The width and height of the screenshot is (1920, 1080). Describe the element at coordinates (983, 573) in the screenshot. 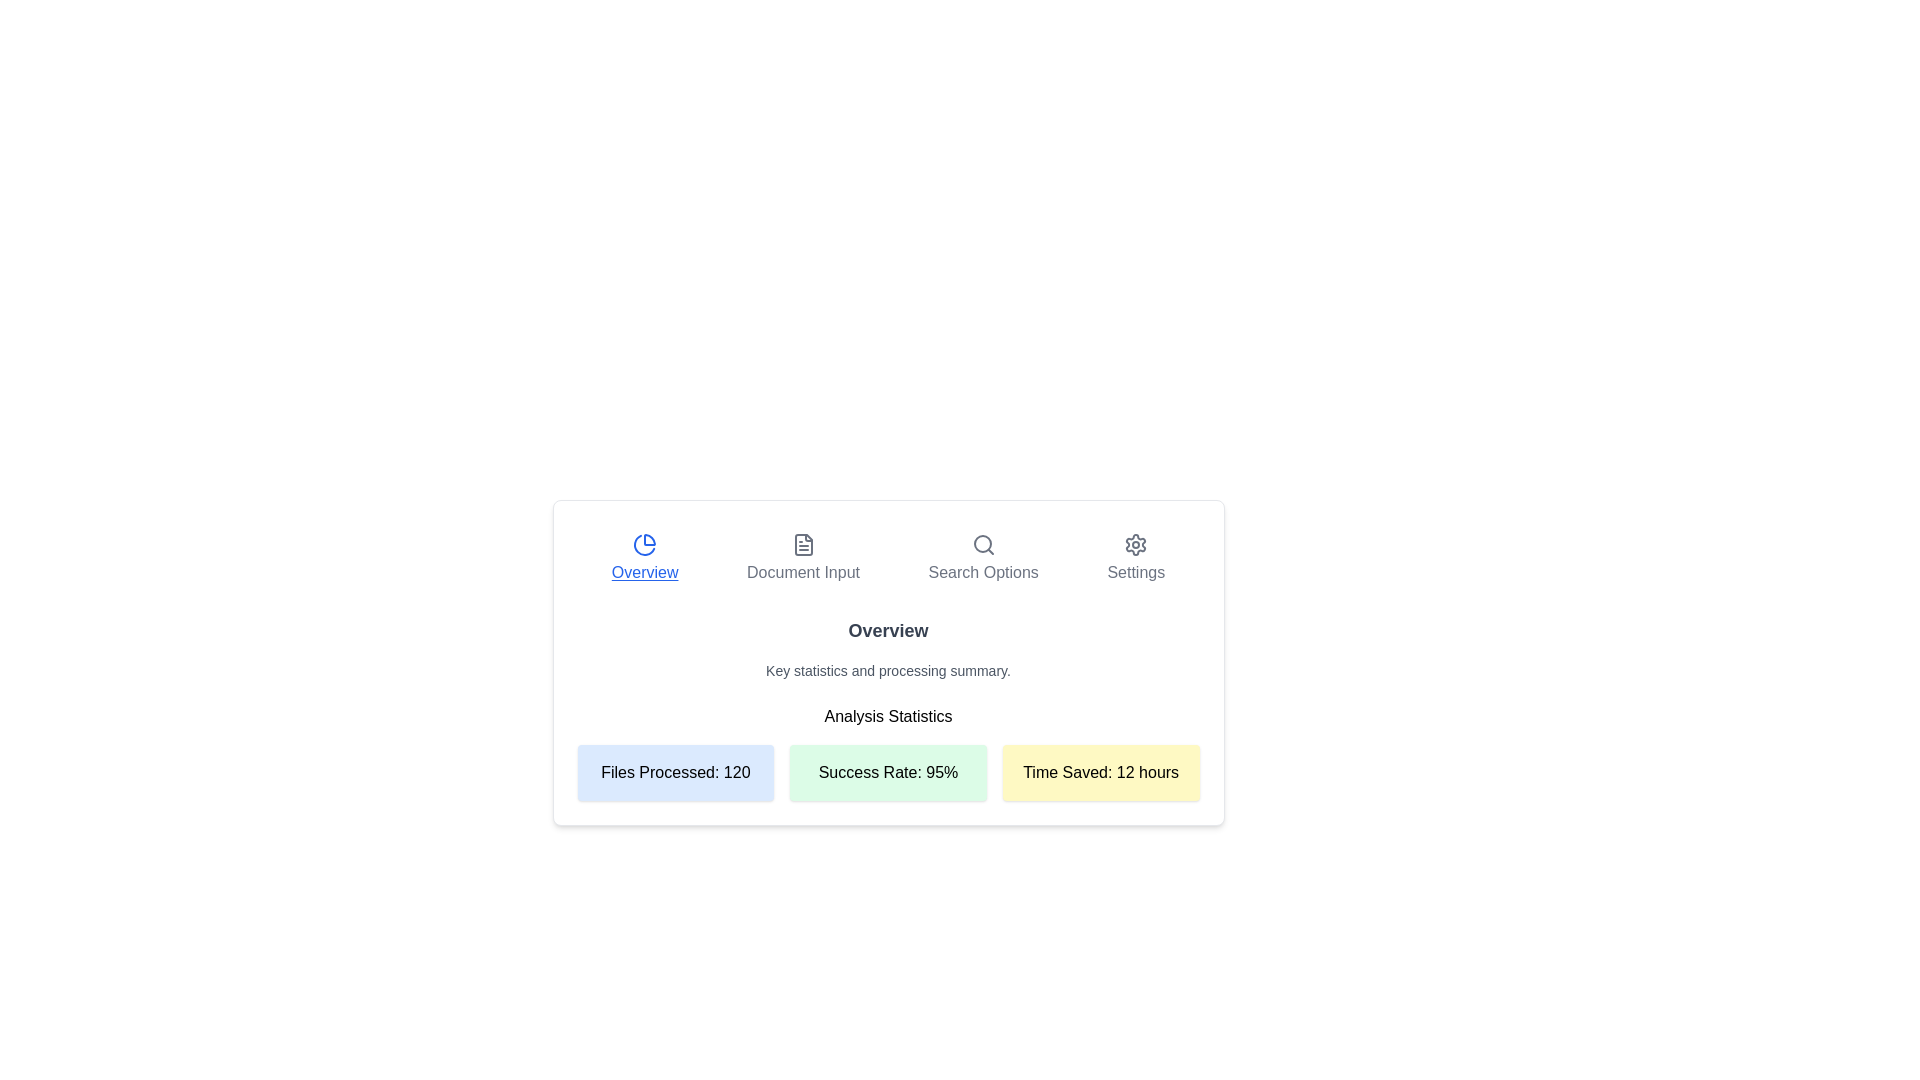

I see `the text label of the interactive search button located` at that location.